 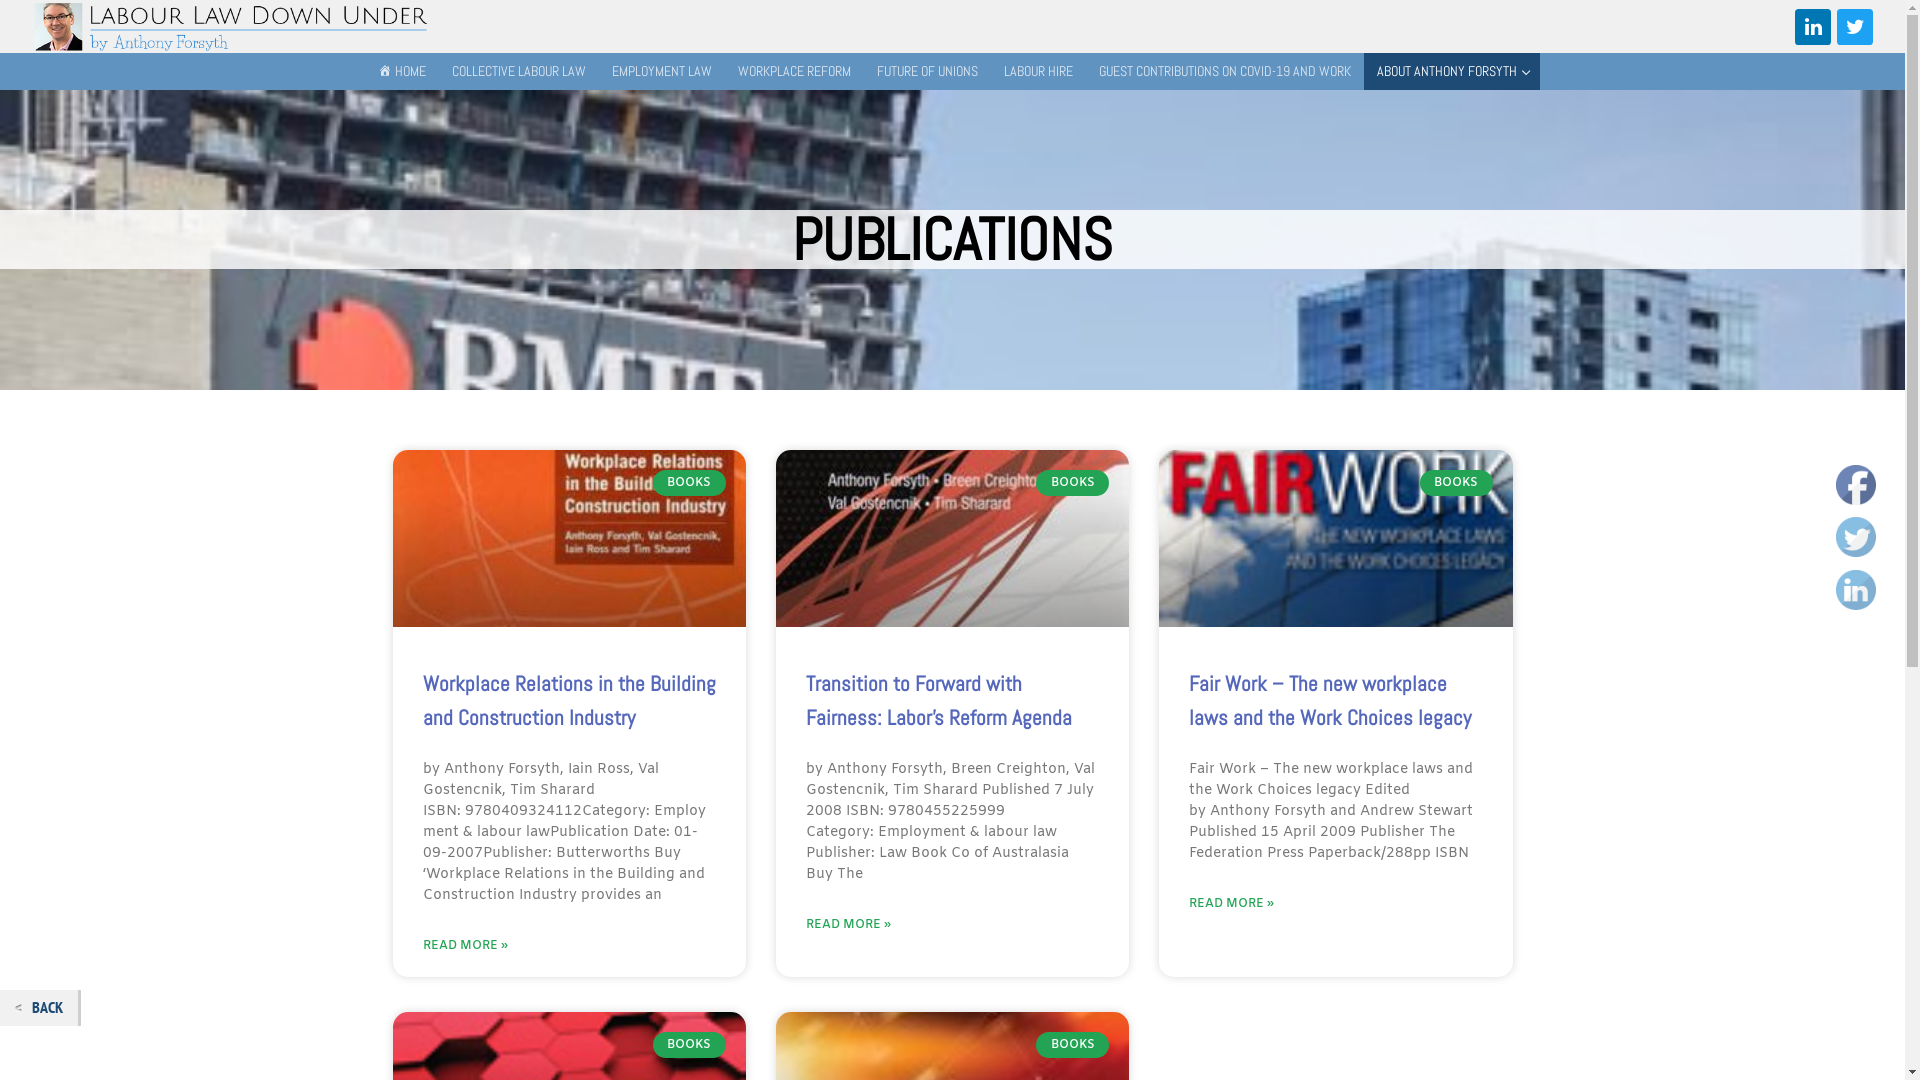 What do you see at coordinates (1855, 483) in the screenshot?
I see `'FACEBOOK'` at bounding box center [1855, 483].